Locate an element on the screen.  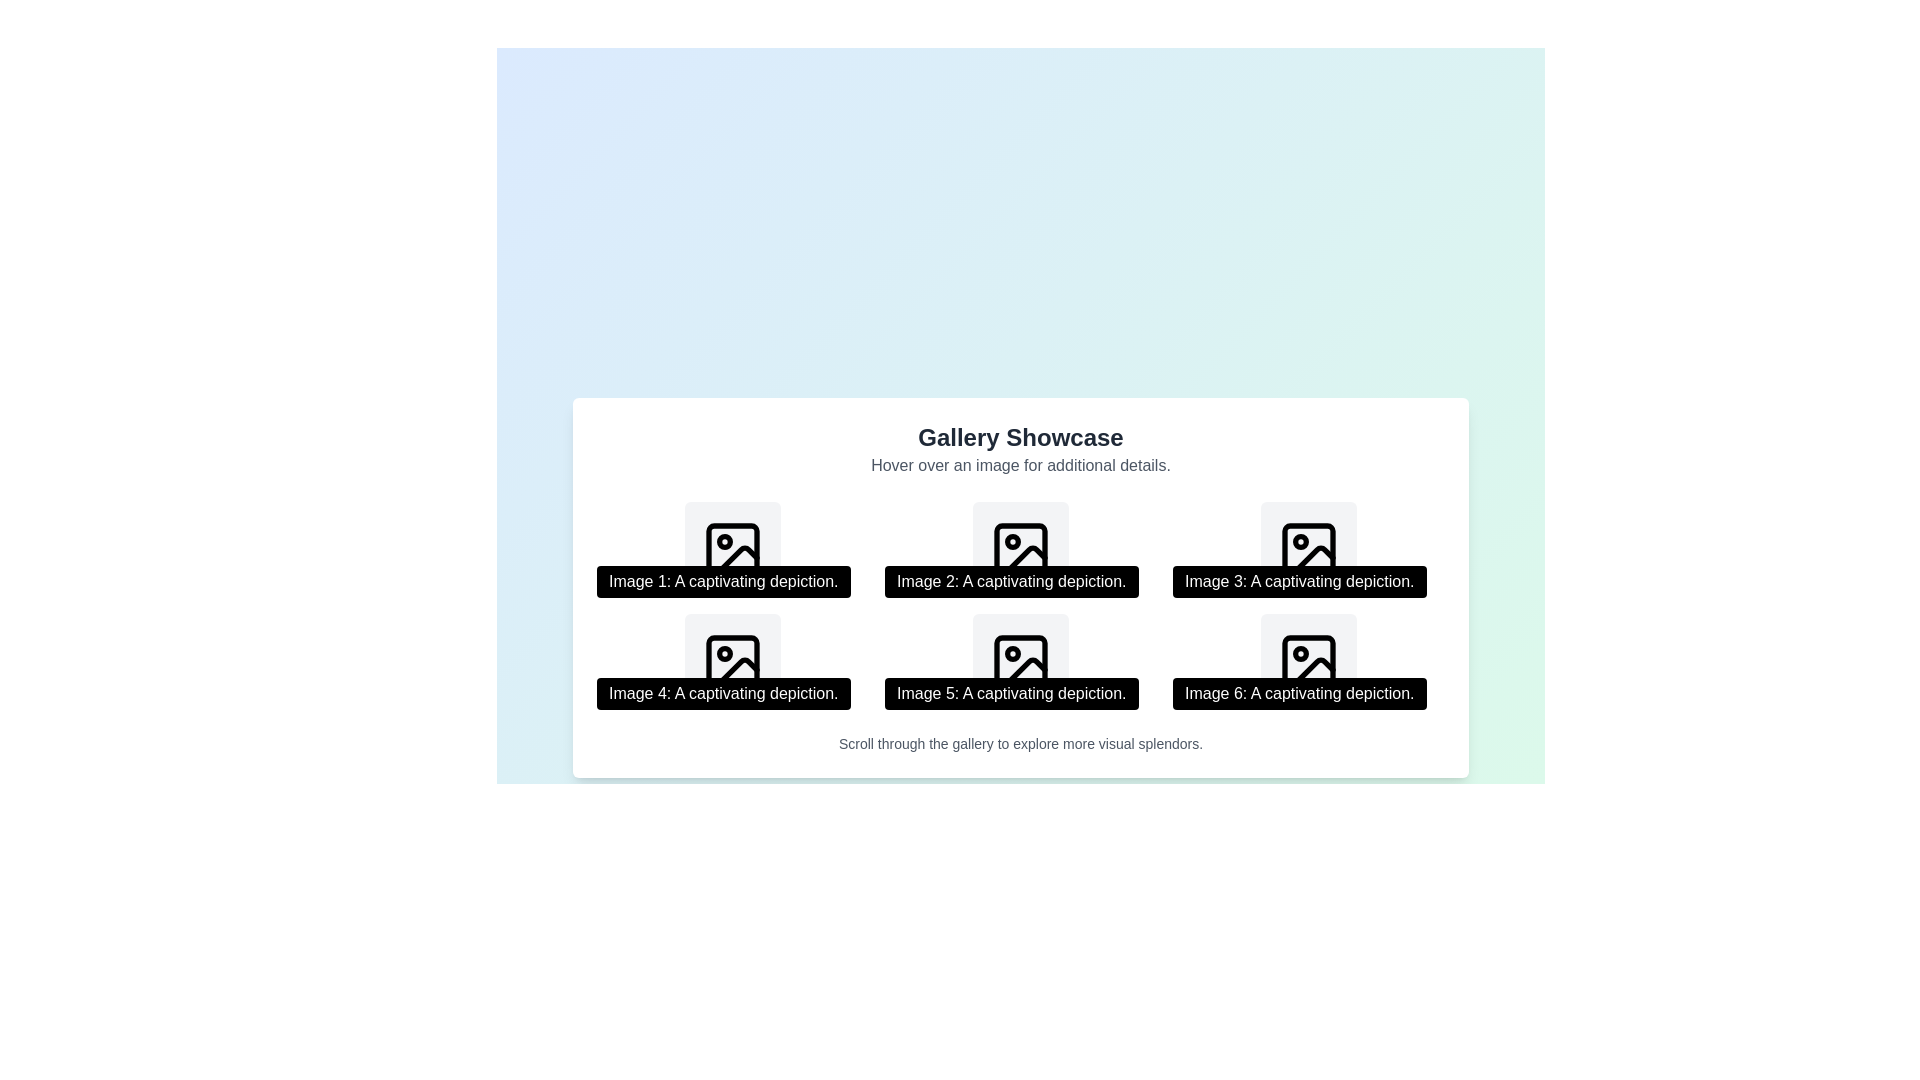
the small circular shape with a black outline located near the upper-left corner of the sixth image icon in the gallery layout is located at coordinates (1300, 654).